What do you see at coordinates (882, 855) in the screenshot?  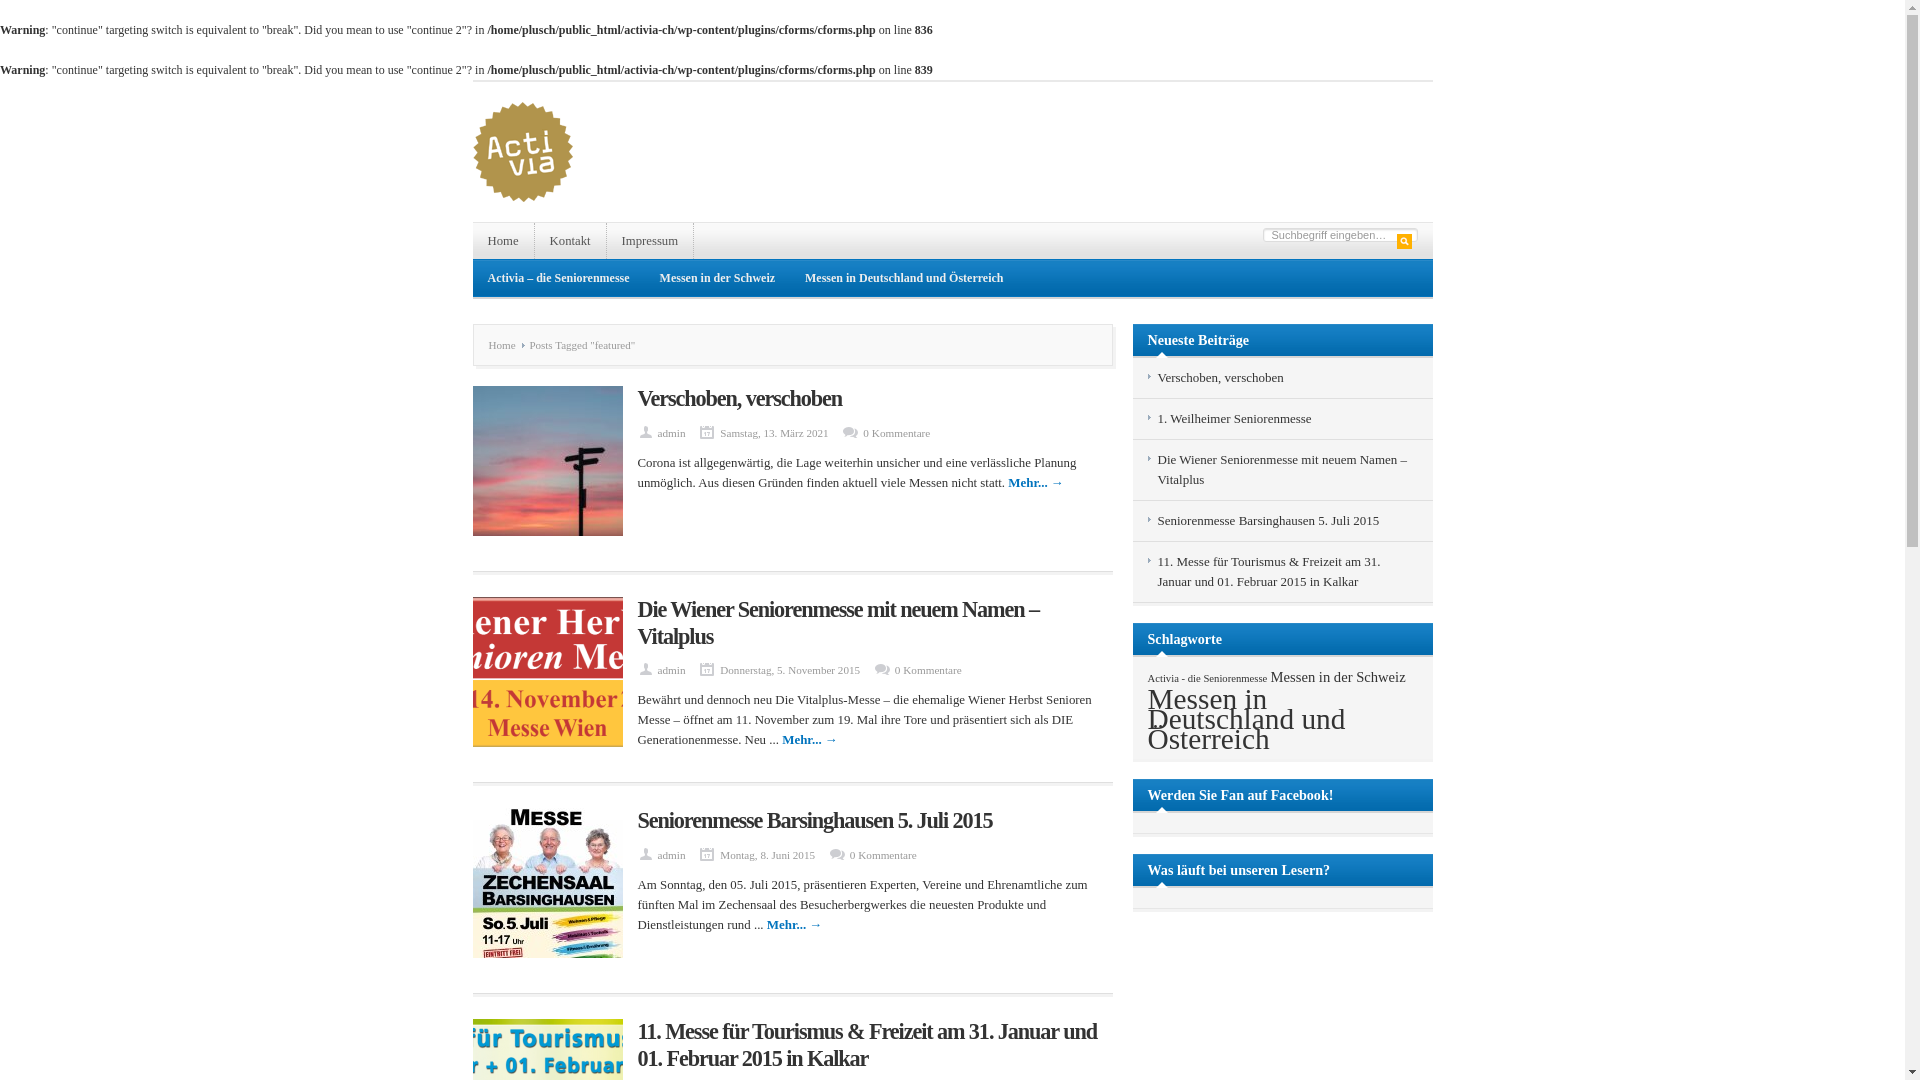 I see `'0 Kommentare'` at bounding box center [882, 855].